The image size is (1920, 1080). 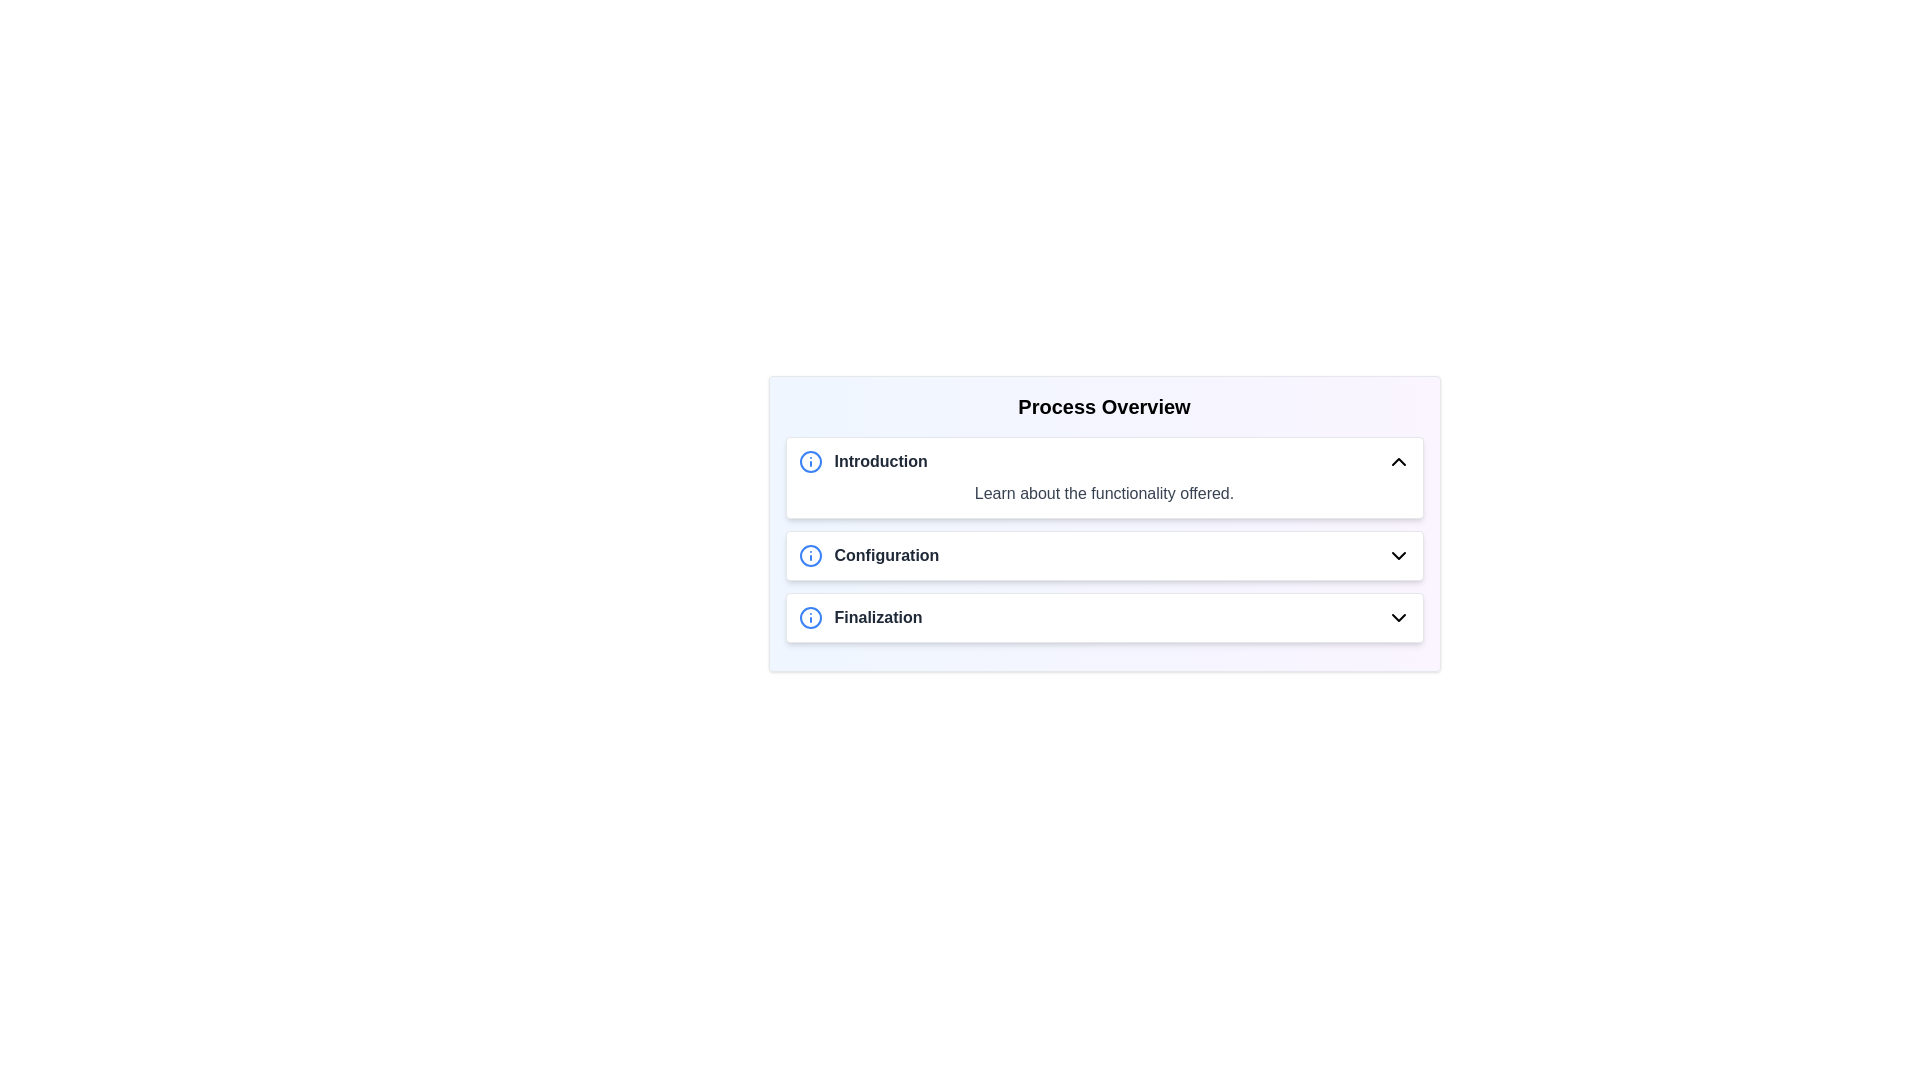 I want to click on the circular icon with a blue stroke and a small blue dot at its center, located, so click(x=810, y=555).